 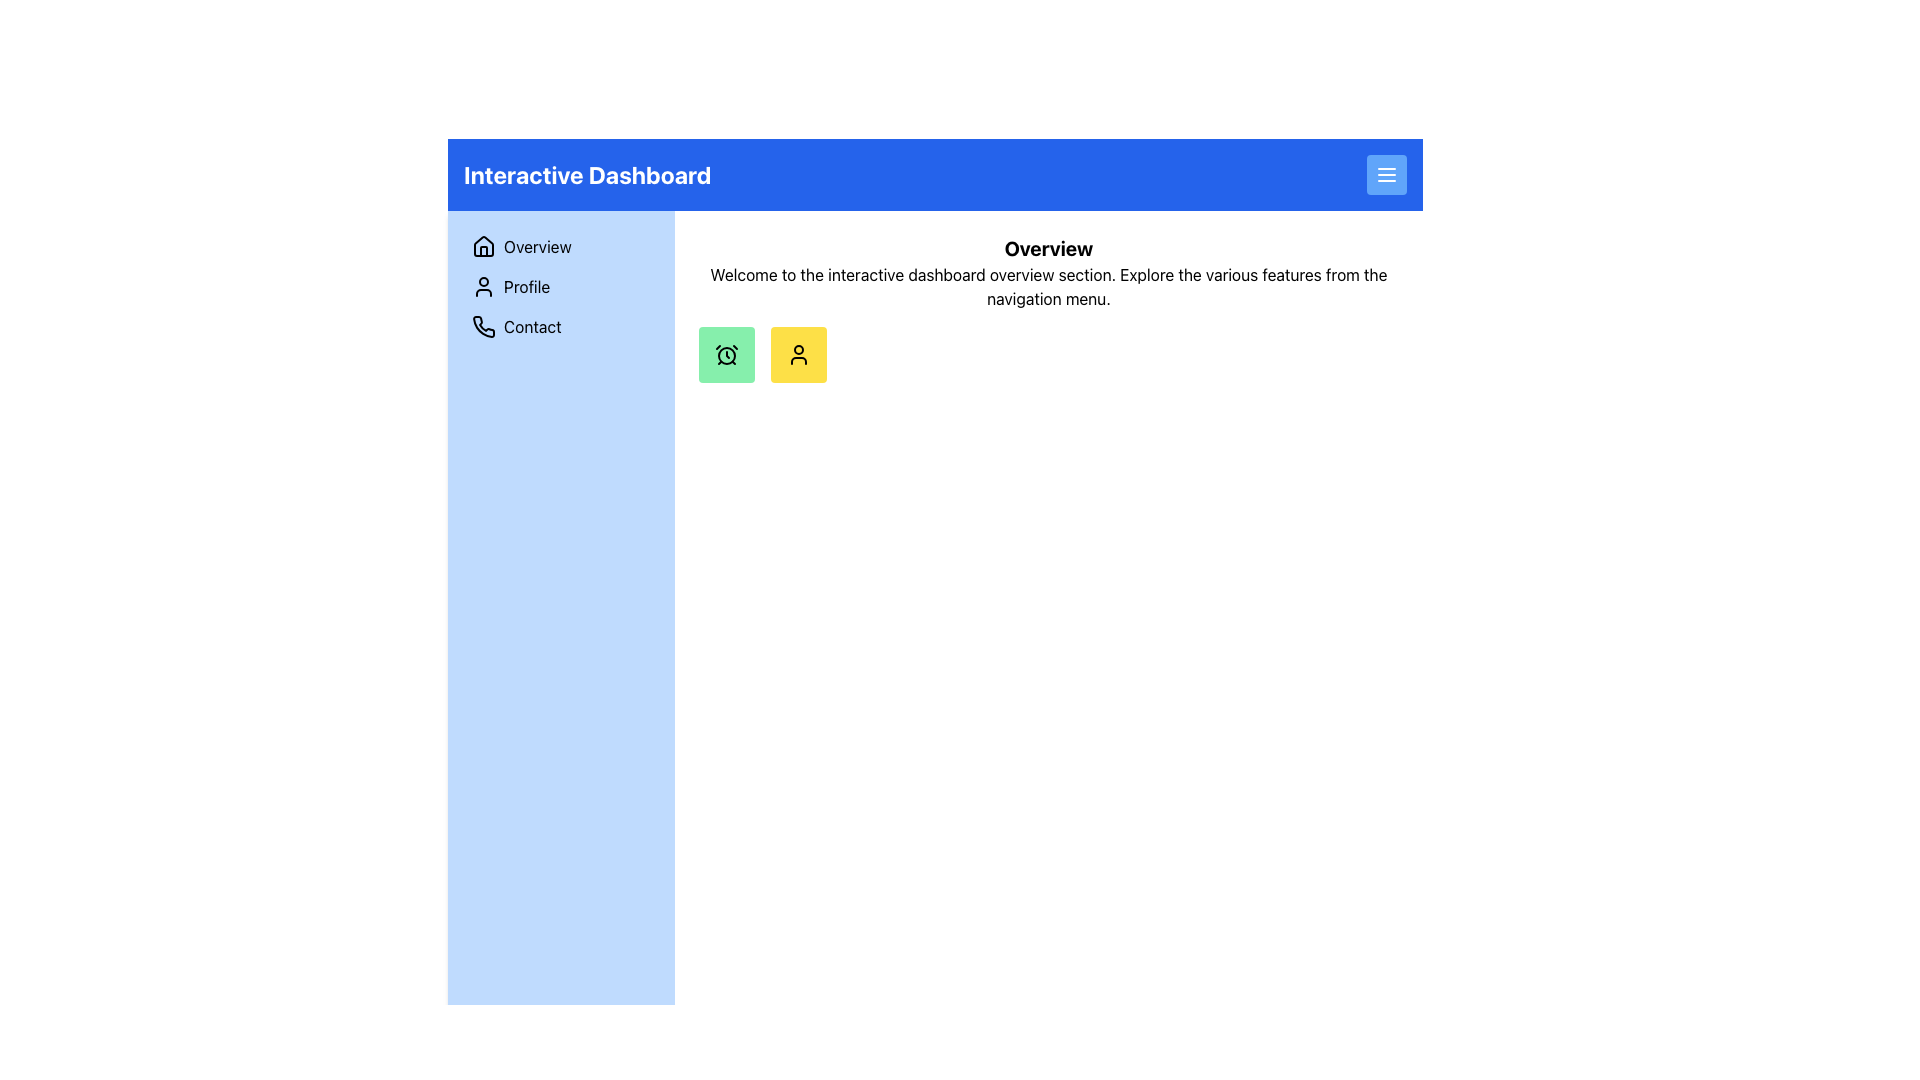 What do you see at coordinates (532, 326) in the screenshot?
I see `the 'Contact' label, which is styled in black font on a light blue background and is part of the navigation menu` at bounding box center [532, 326].